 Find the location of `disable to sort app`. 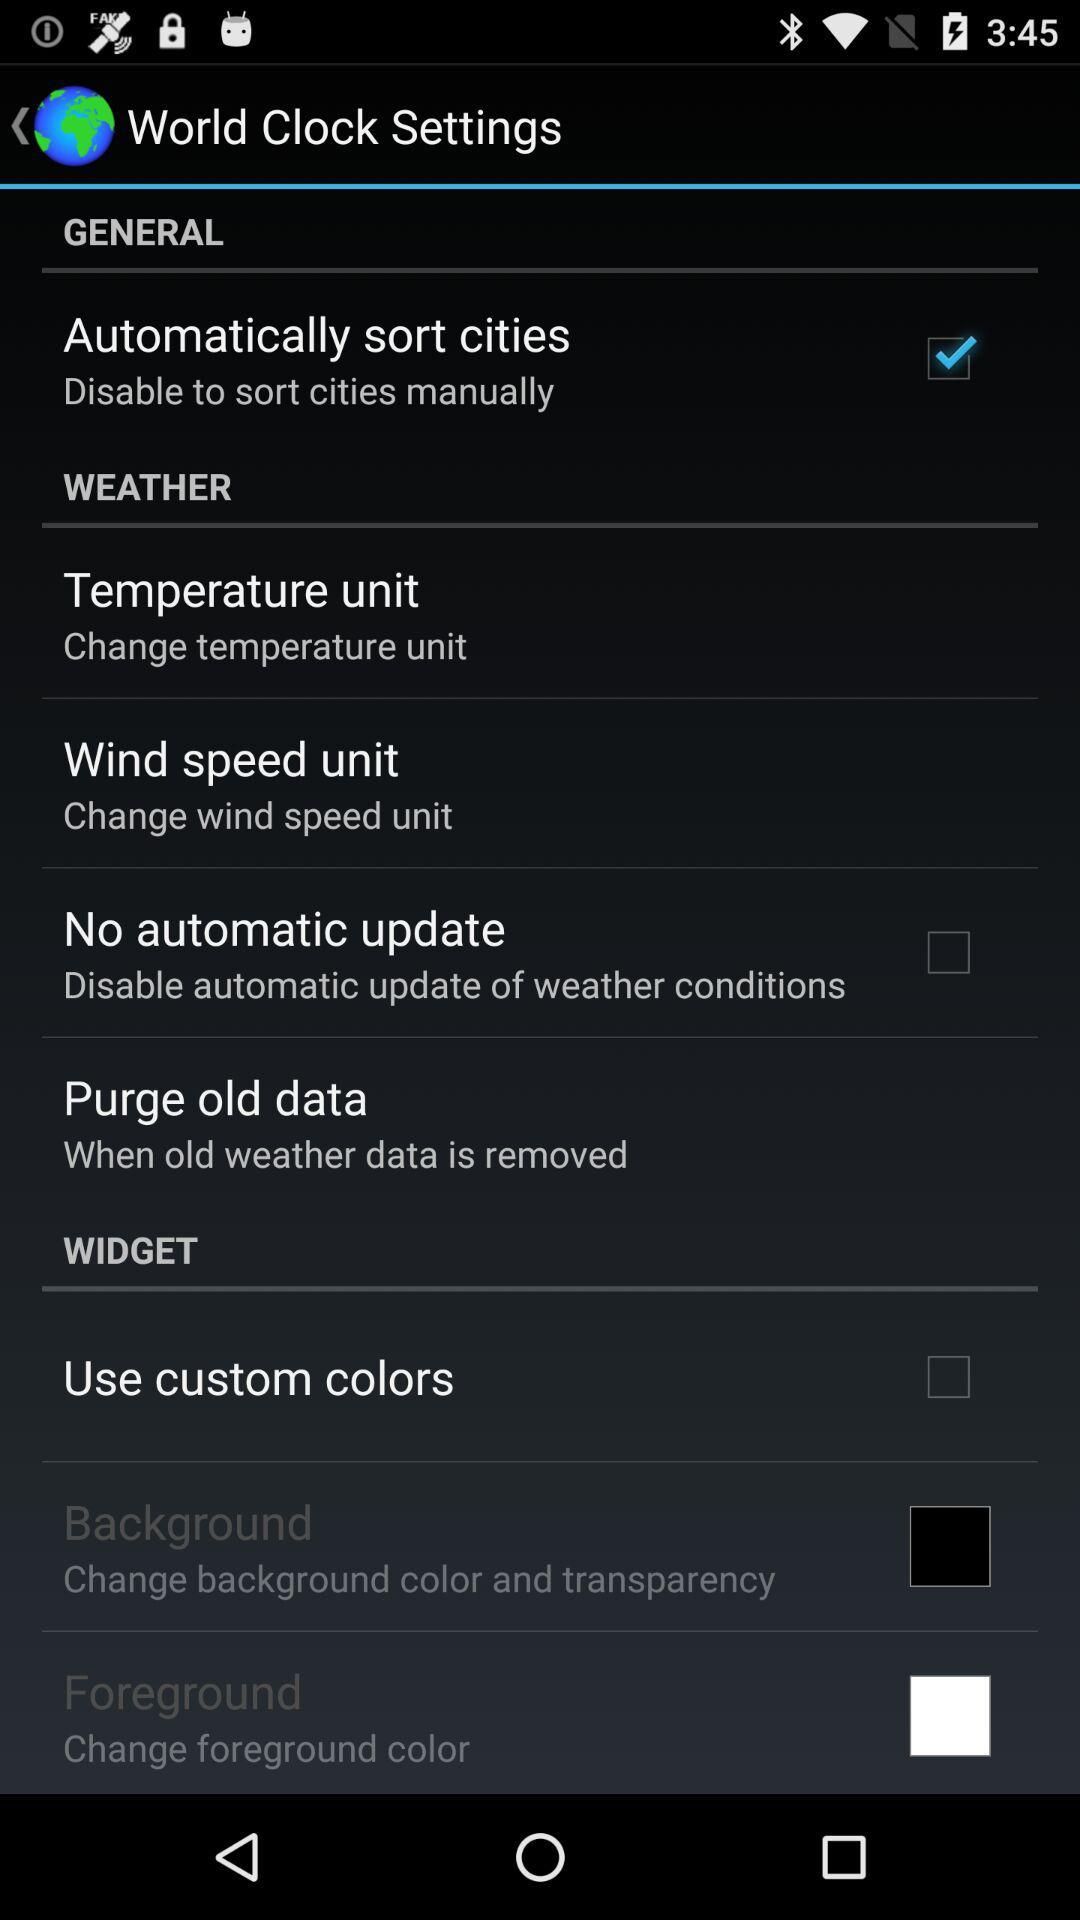

disable to sort app is located at coordinates (308, 389).